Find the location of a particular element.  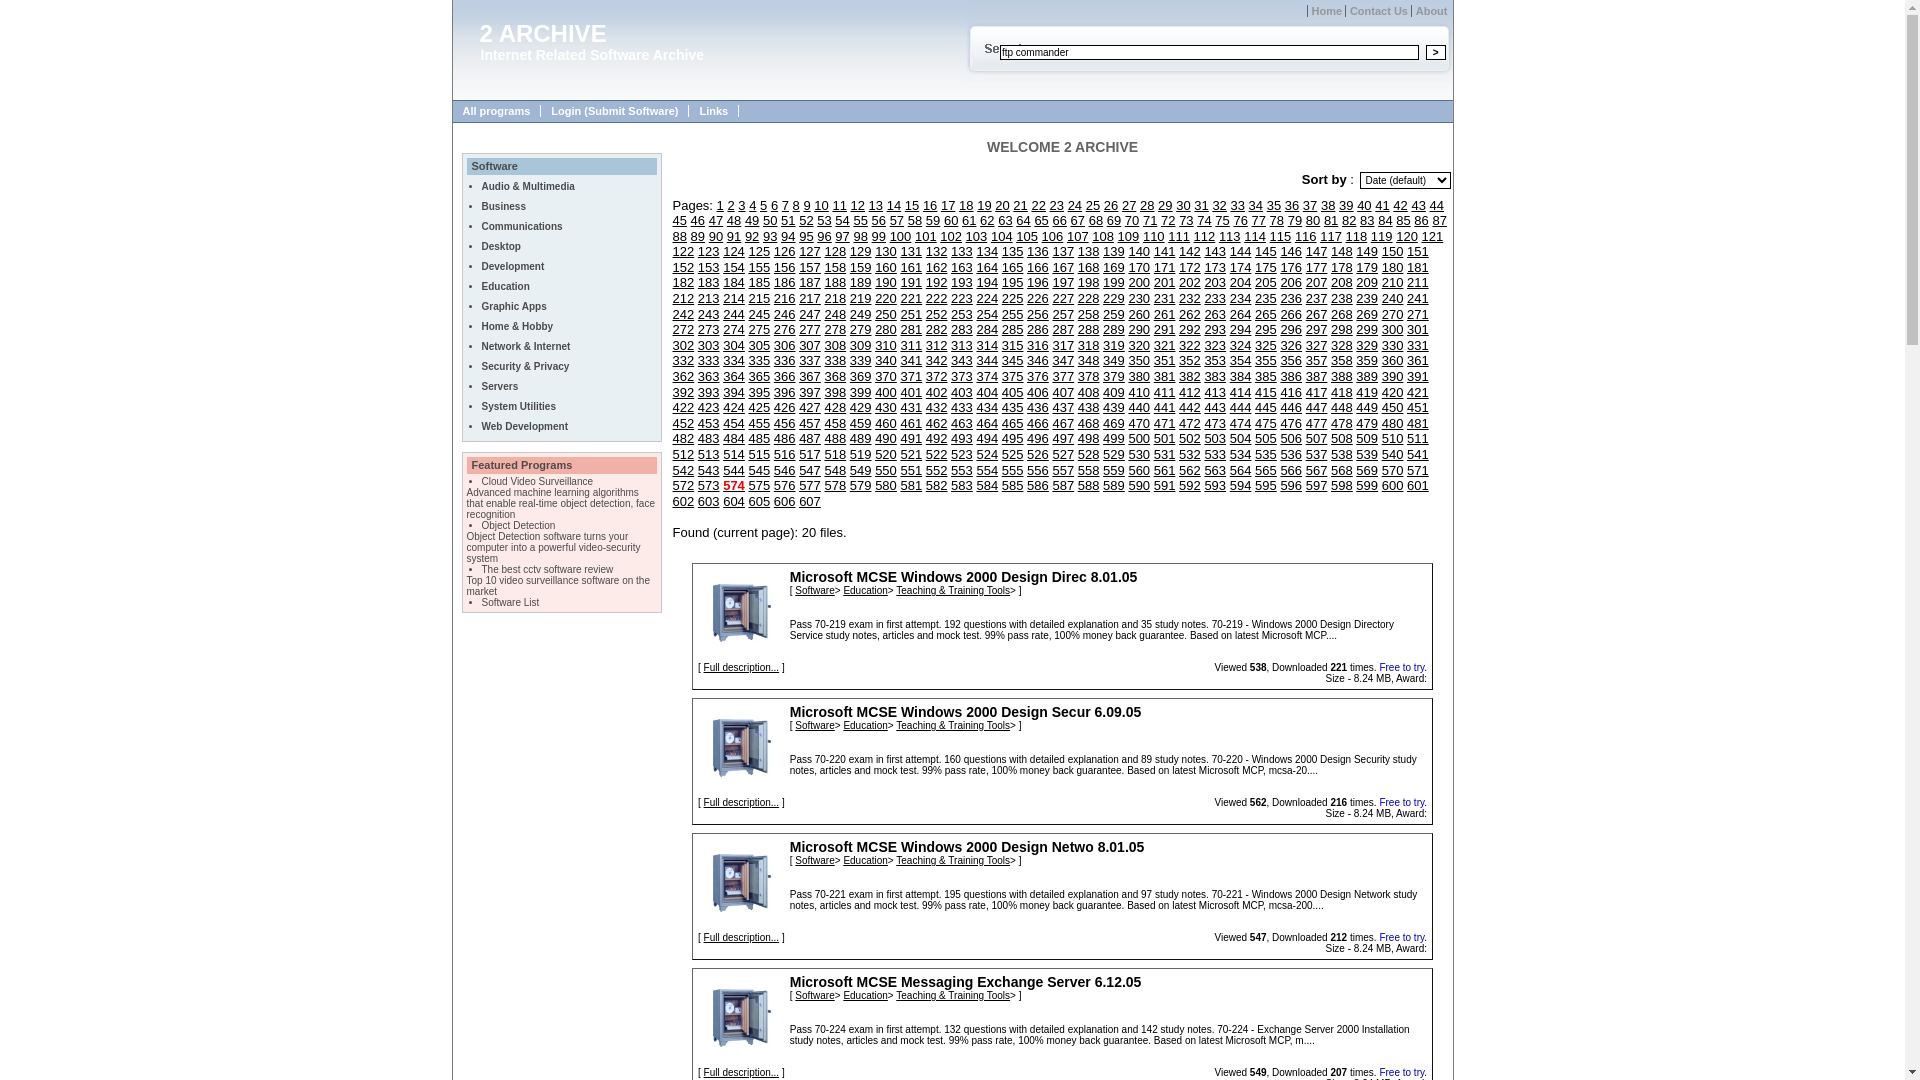

'552' is located at coordinates (935, 470).